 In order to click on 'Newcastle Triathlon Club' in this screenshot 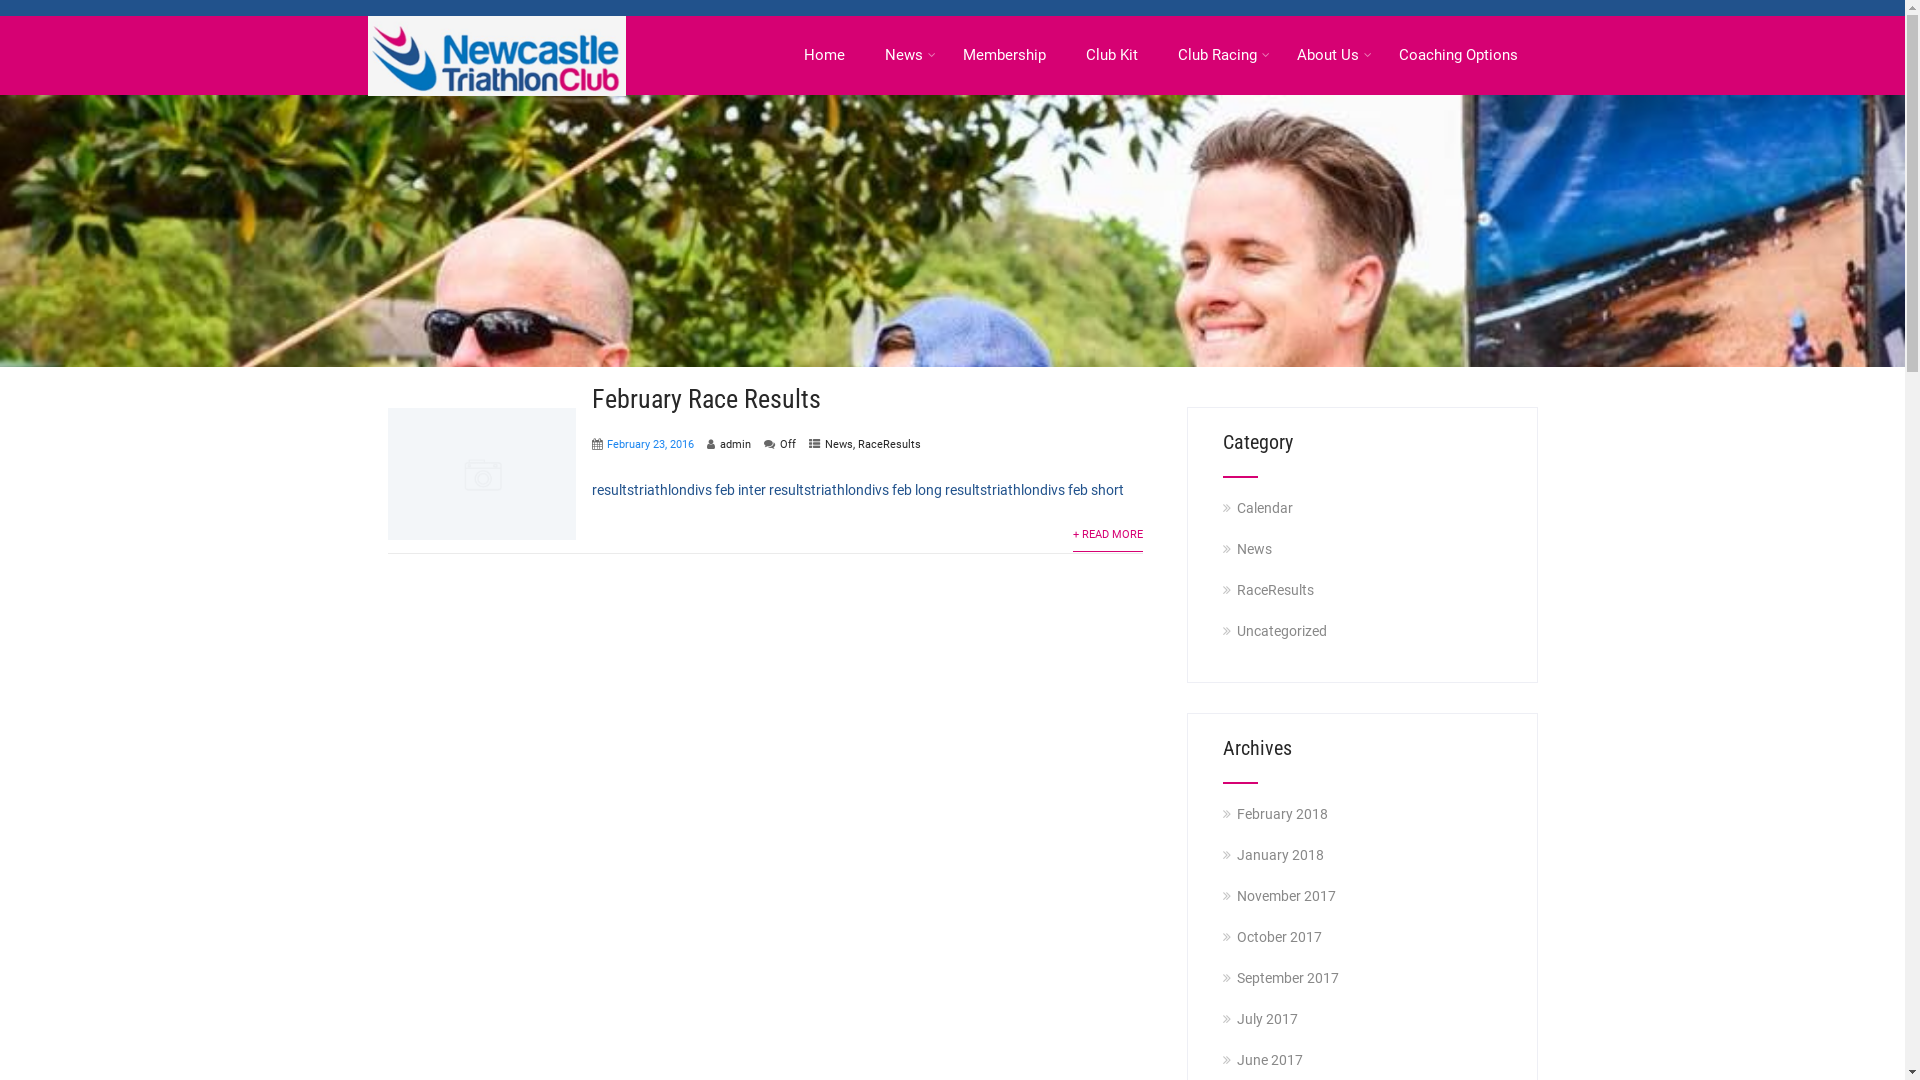, I will do `click(497, 26)`.